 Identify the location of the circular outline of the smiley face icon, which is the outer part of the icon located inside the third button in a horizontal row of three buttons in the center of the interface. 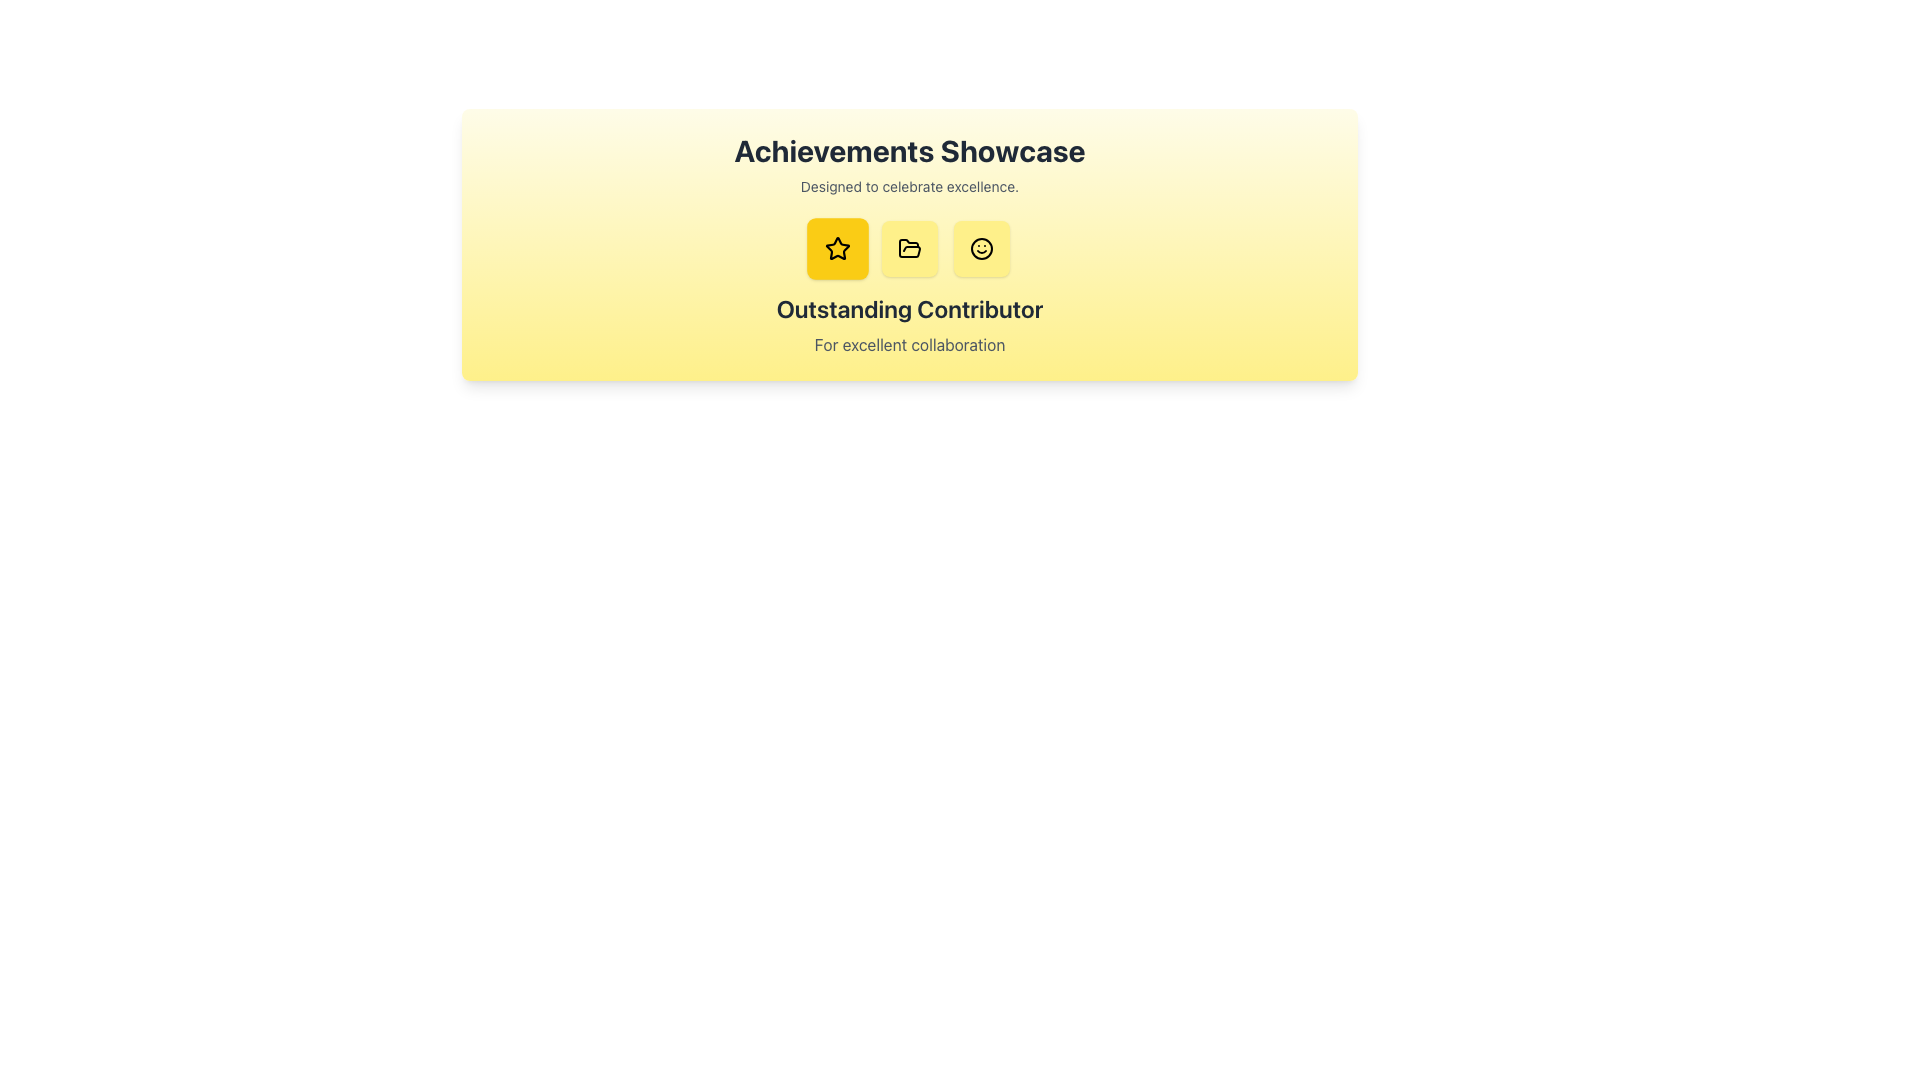
(982, 248).